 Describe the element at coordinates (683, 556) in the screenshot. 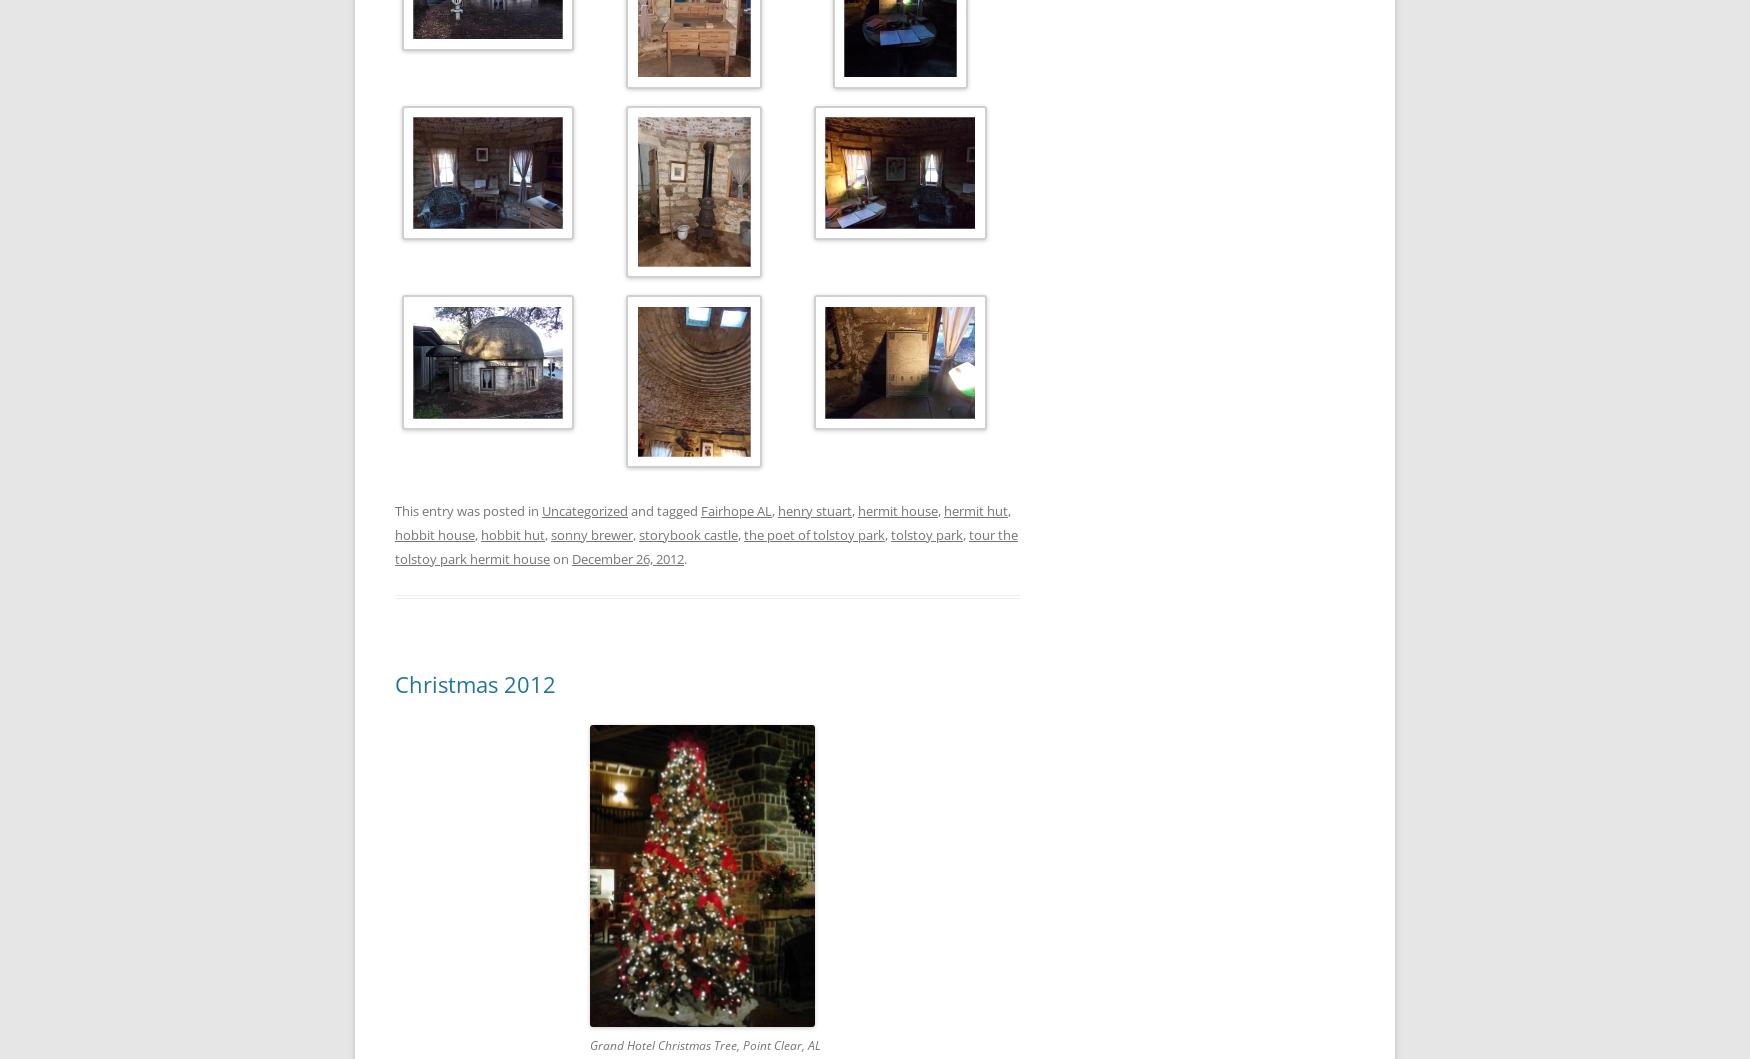

I see `'.'` at that location.